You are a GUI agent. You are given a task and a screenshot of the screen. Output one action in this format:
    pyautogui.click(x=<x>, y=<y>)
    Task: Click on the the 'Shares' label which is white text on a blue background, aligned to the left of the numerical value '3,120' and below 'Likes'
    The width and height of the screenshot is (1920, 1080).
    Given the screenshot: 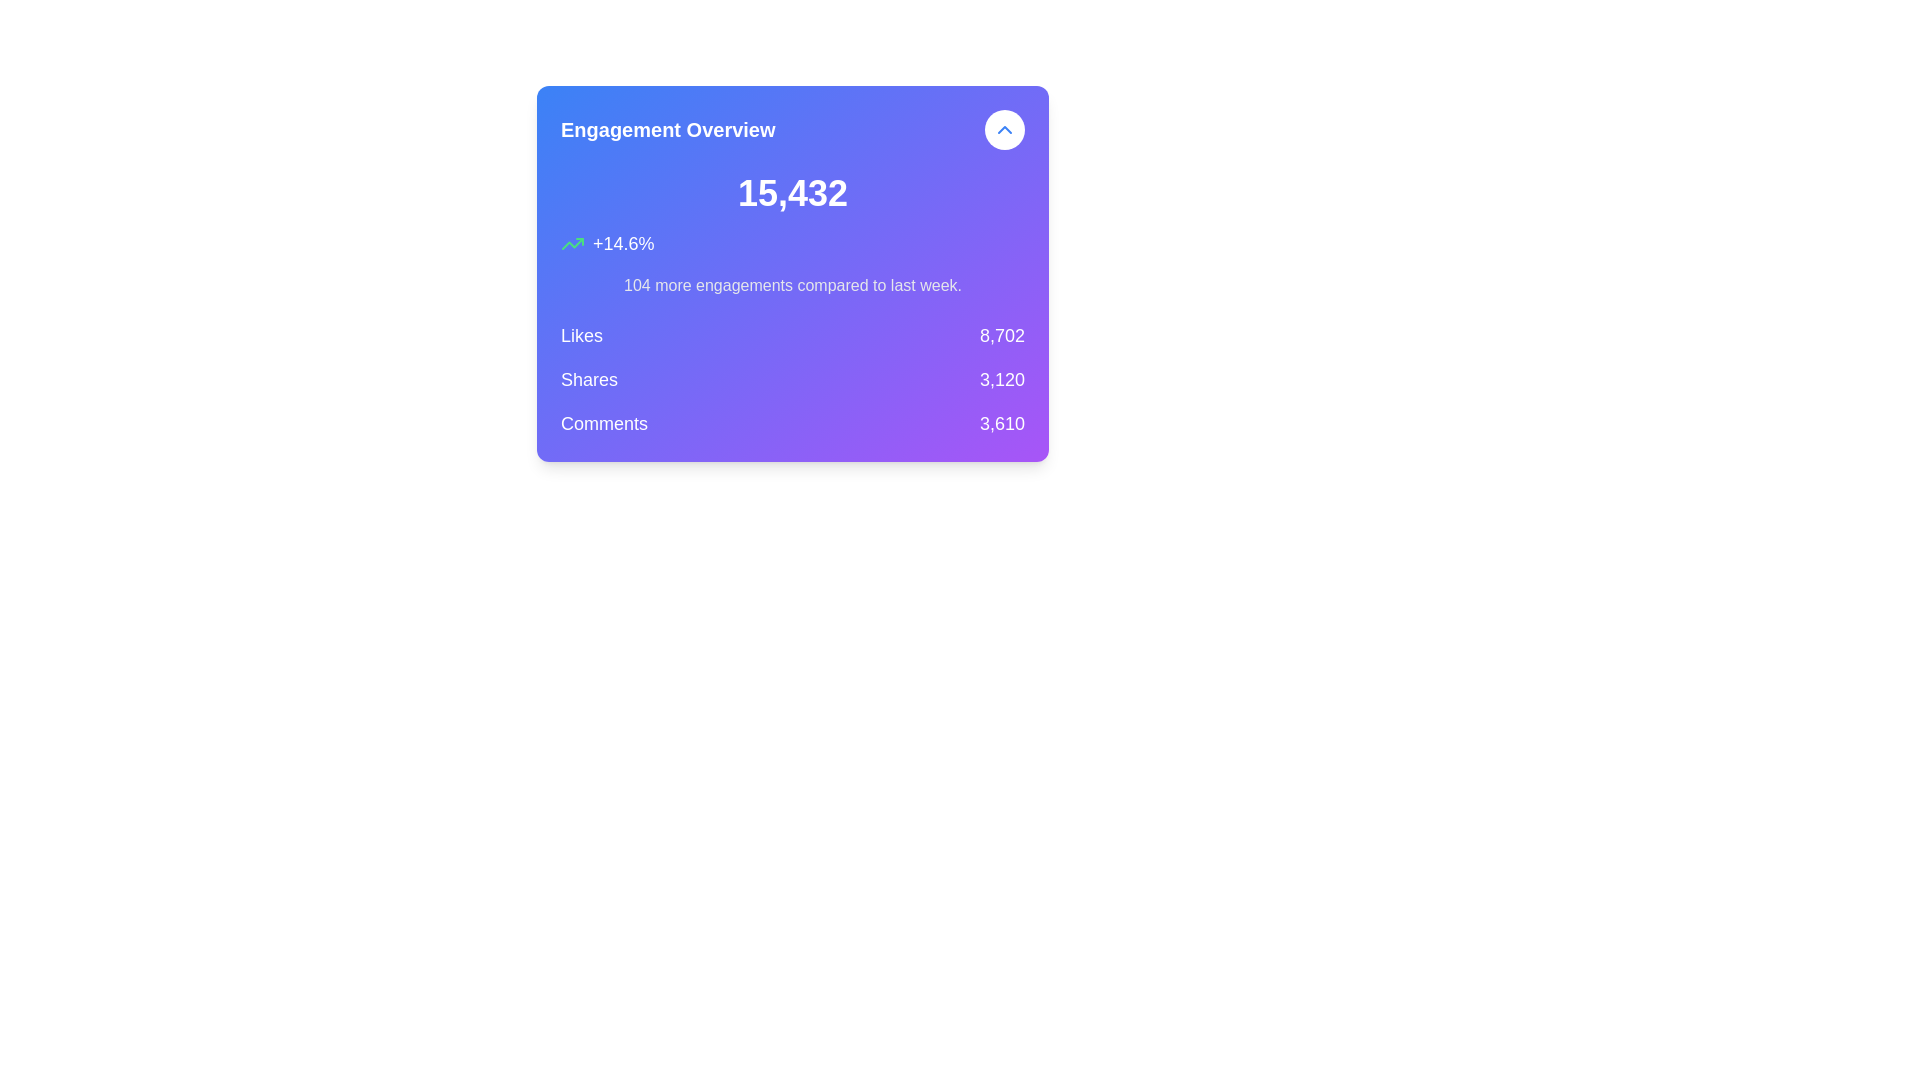 What is the action you would take?
    pyautogui.click(x=588, y=380)
    